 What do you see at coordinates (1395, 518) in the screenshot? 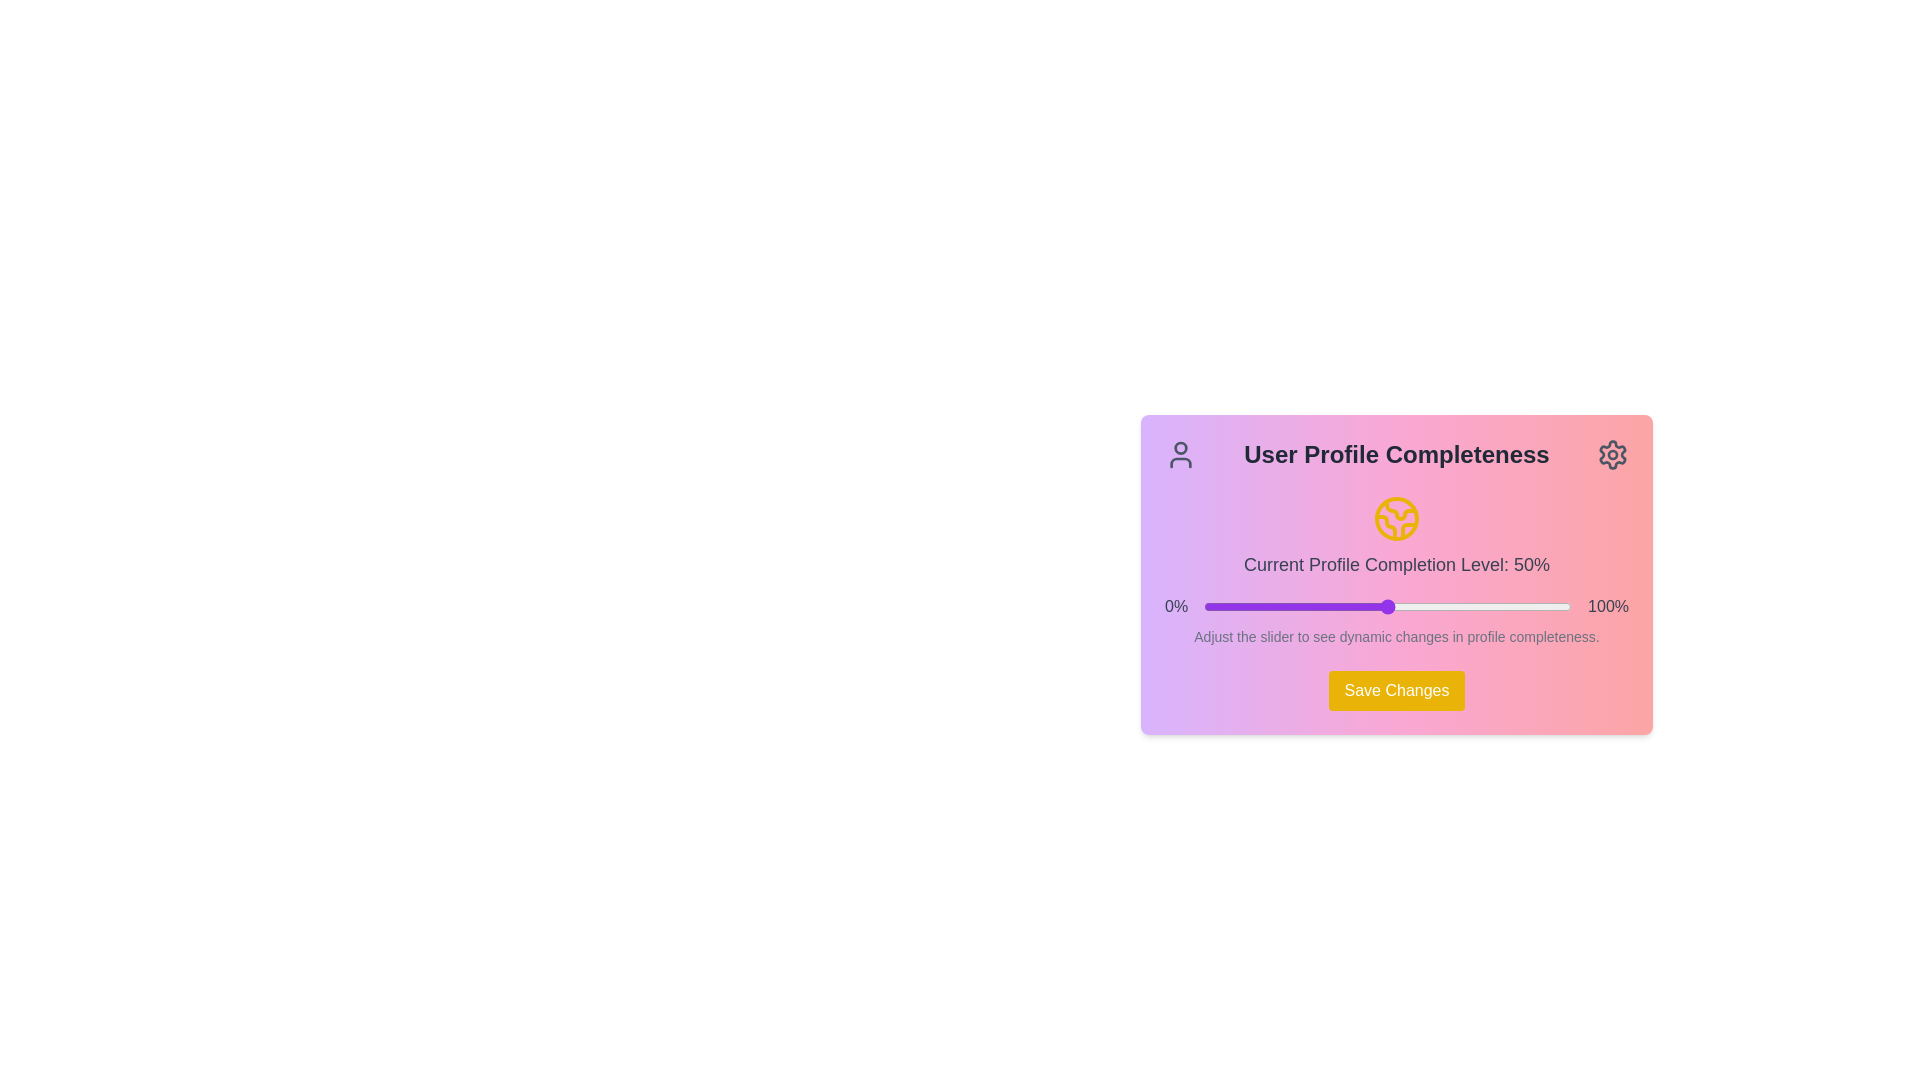
I see `the circular icon with a bold outline and decorative pattern, located at the center of the 'User Profile Completeness' card` at bounding box center [1395, 518].